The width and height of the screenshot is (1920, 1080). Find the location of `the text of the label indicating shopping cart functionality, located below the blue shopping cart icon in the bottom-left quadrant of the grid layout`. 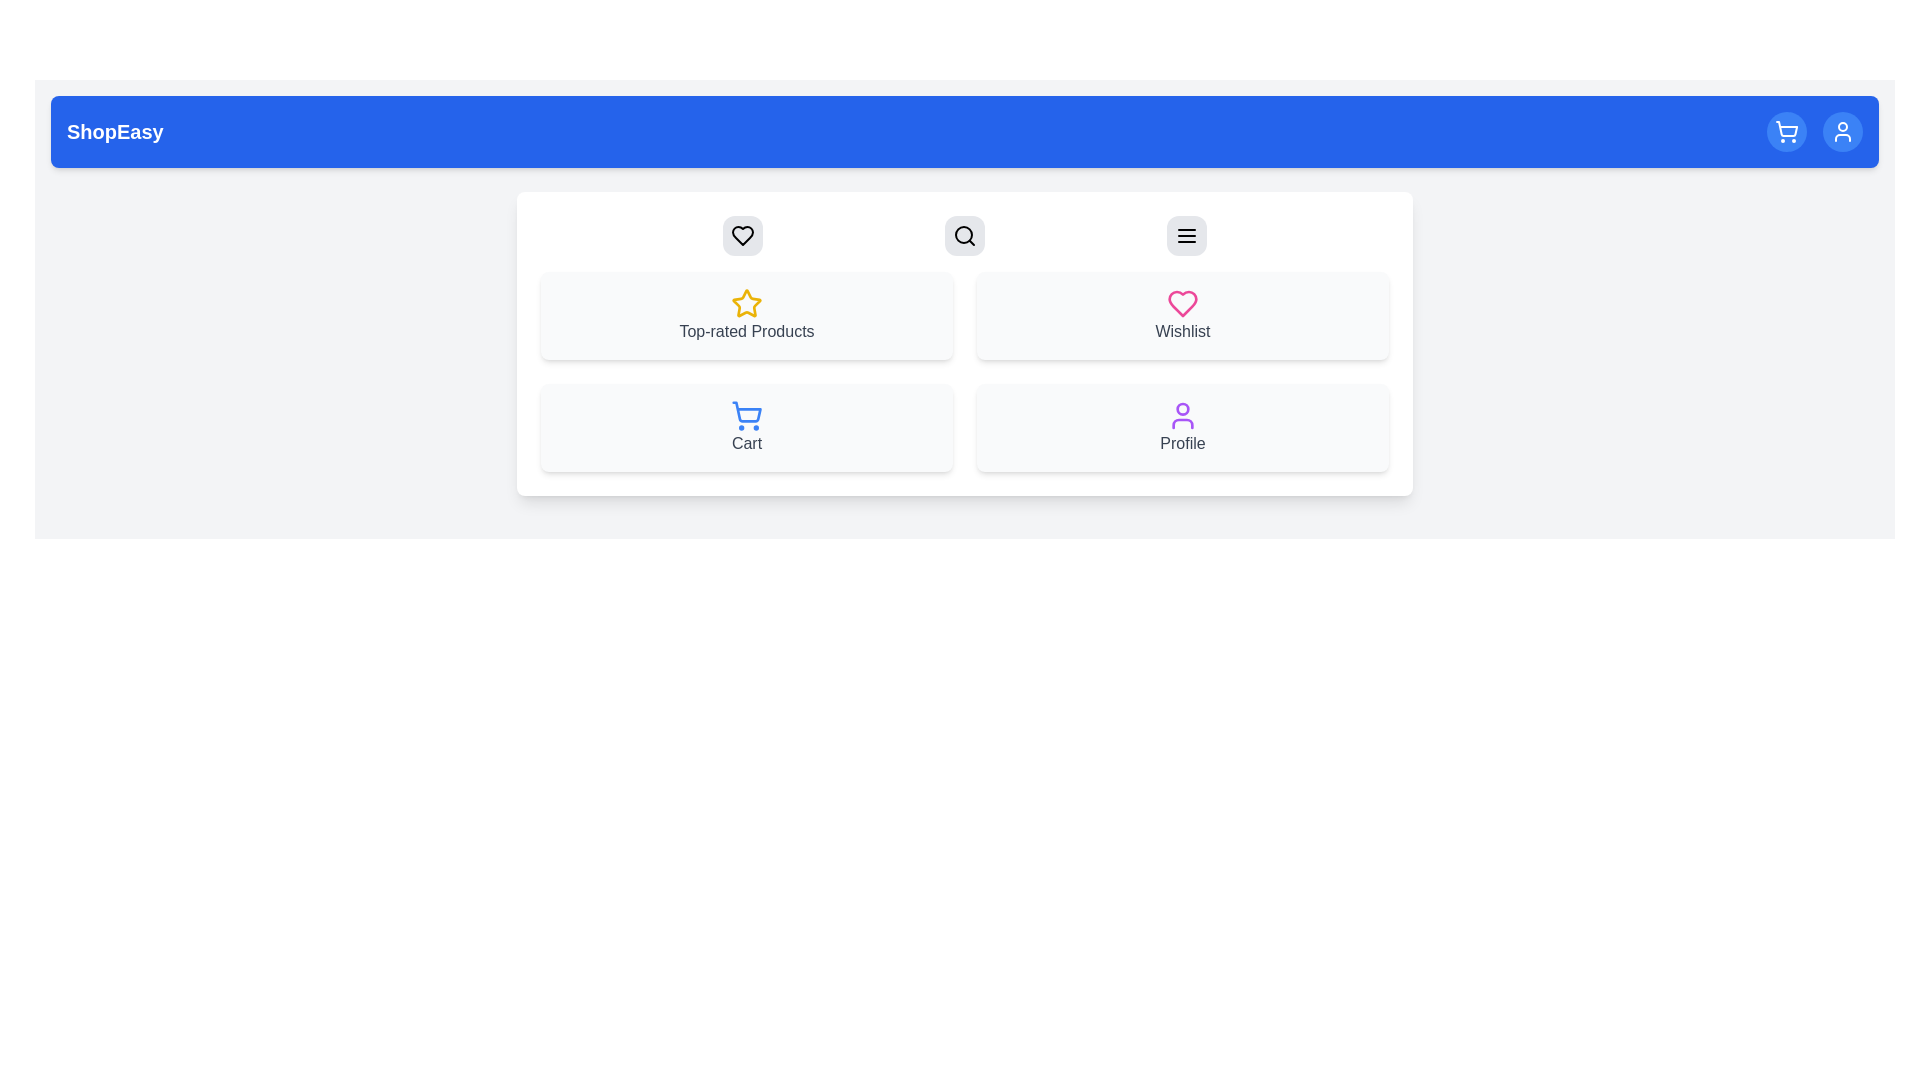

the text of the label indicating shopping cart functionality, located below the blue shopping cart icon in the bottom-left quadrant of the grid layout is located at coordinates (746, 442).